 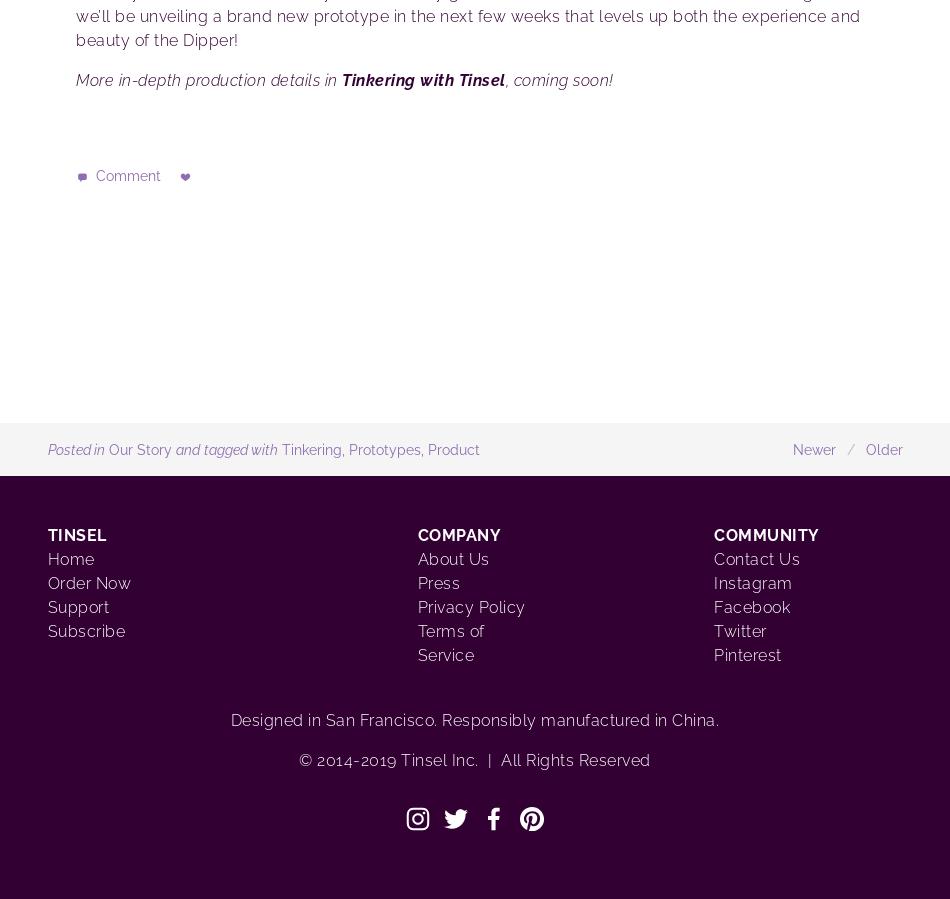 I want to click on 'Older', so click(x=863, y=448).